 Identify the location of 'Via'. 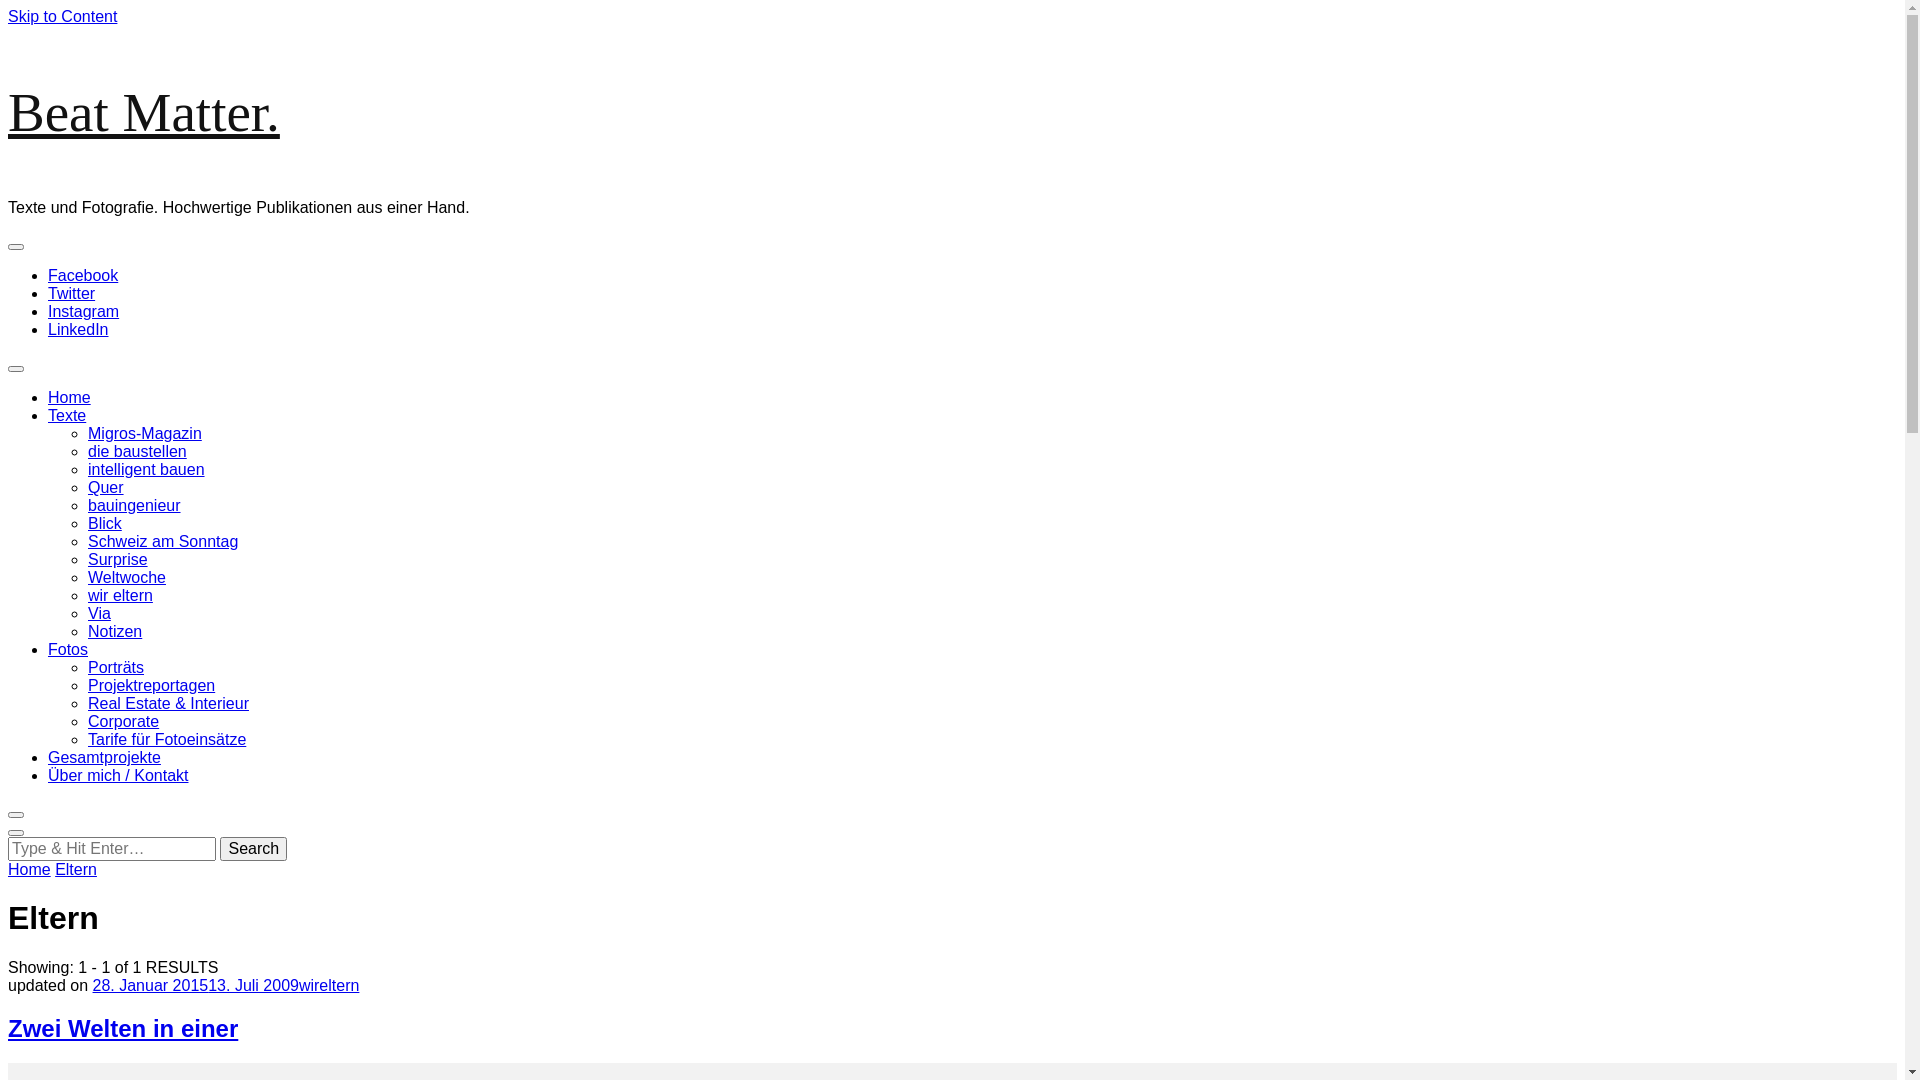
(98, 612).